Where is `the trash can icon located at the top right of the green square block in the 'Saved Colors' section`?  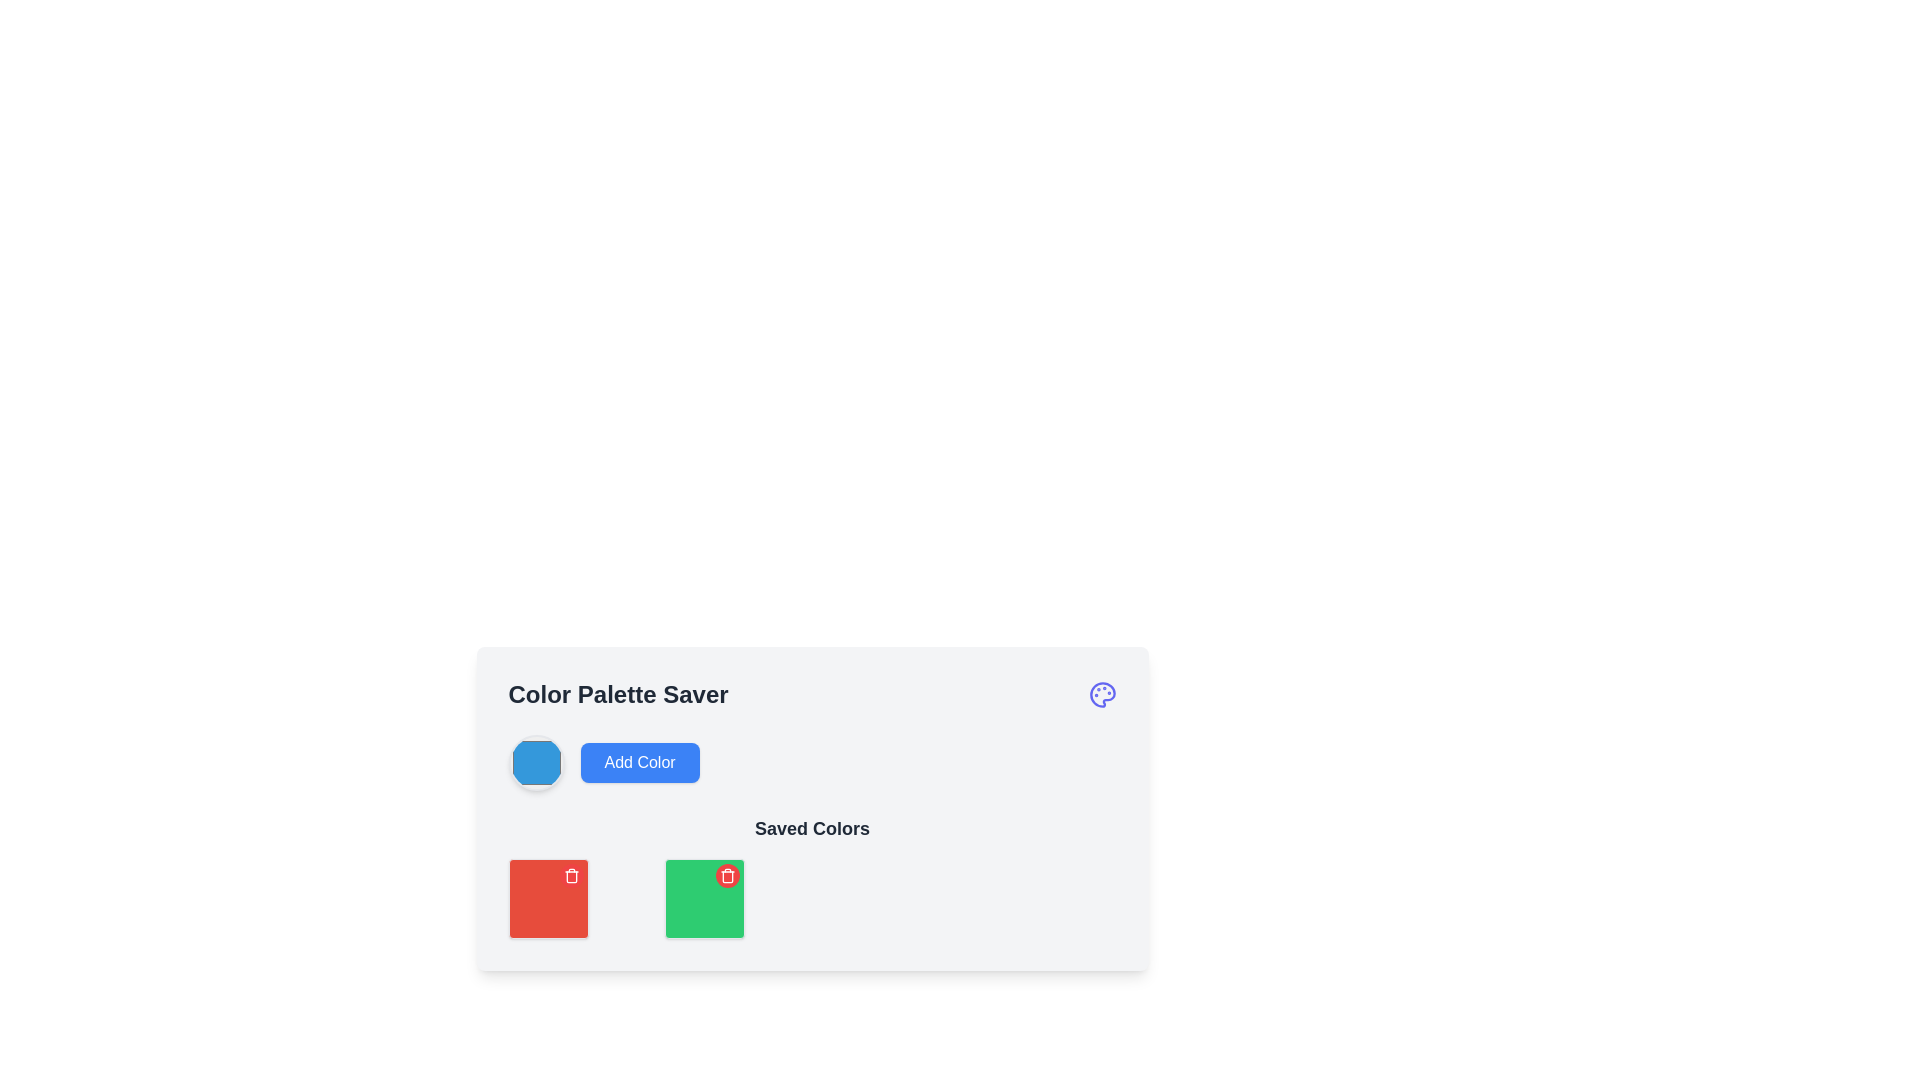 the trash can icon located at the top right of the green square block in the 'Saved Colors' section is located at coordinates (570, 874).